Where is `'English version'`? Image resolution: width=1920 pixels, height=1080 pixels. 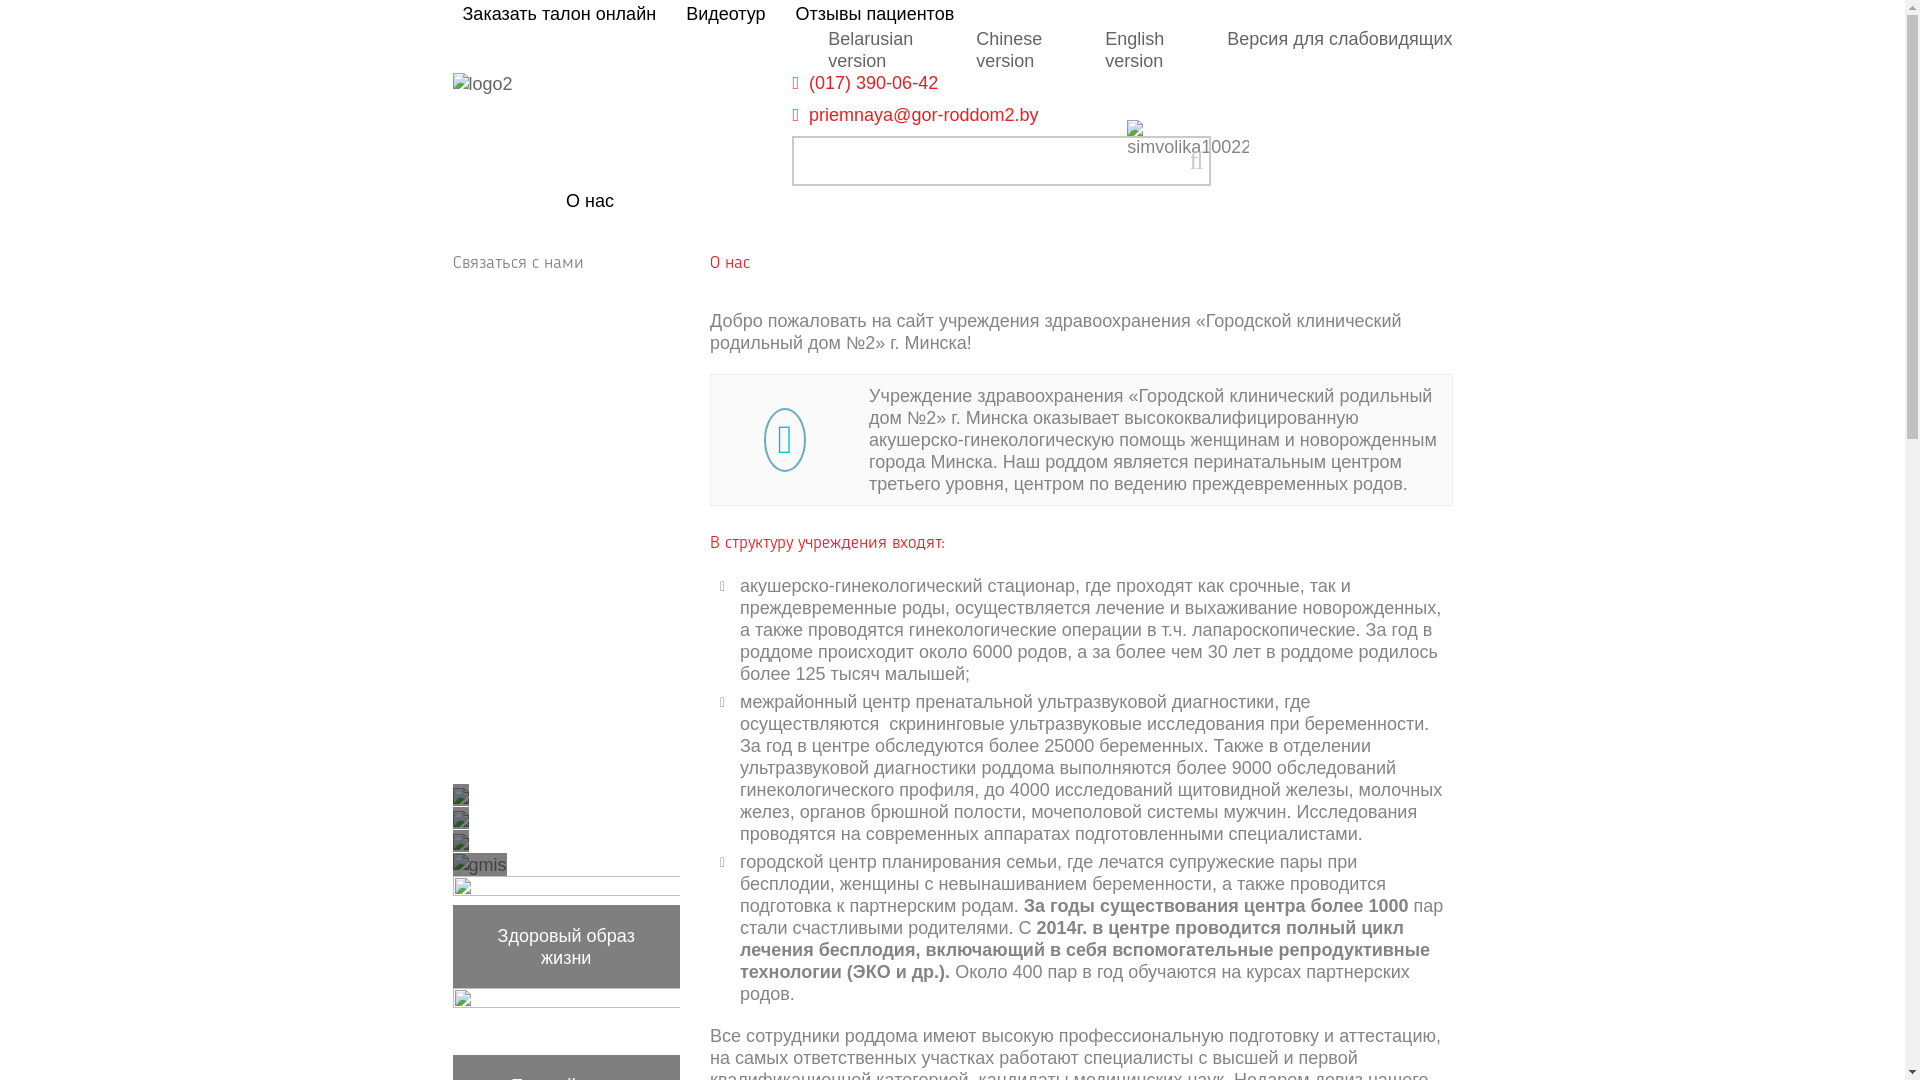 'English version' is located at coordinates (1134, 49).